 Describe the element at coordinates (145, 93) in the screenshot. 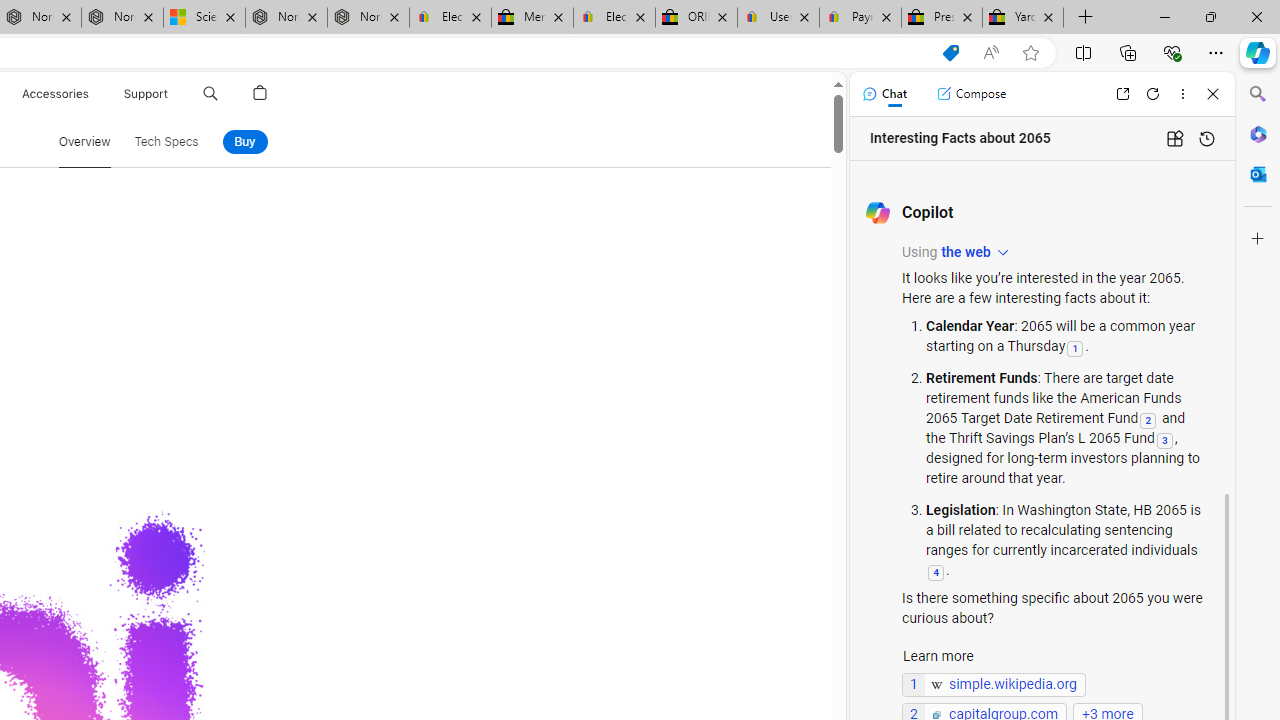

I see `'Support'` at that location.